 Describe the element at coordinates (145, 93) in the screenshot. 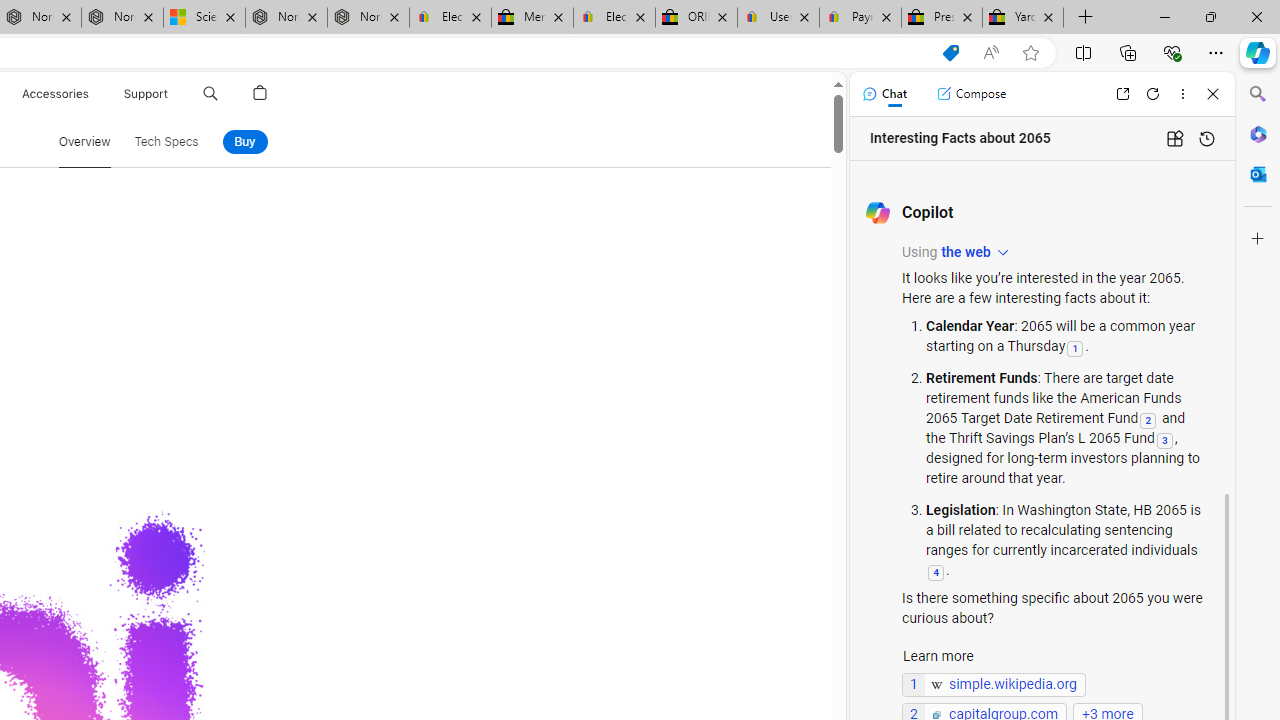

I see `'Support'` at that location.